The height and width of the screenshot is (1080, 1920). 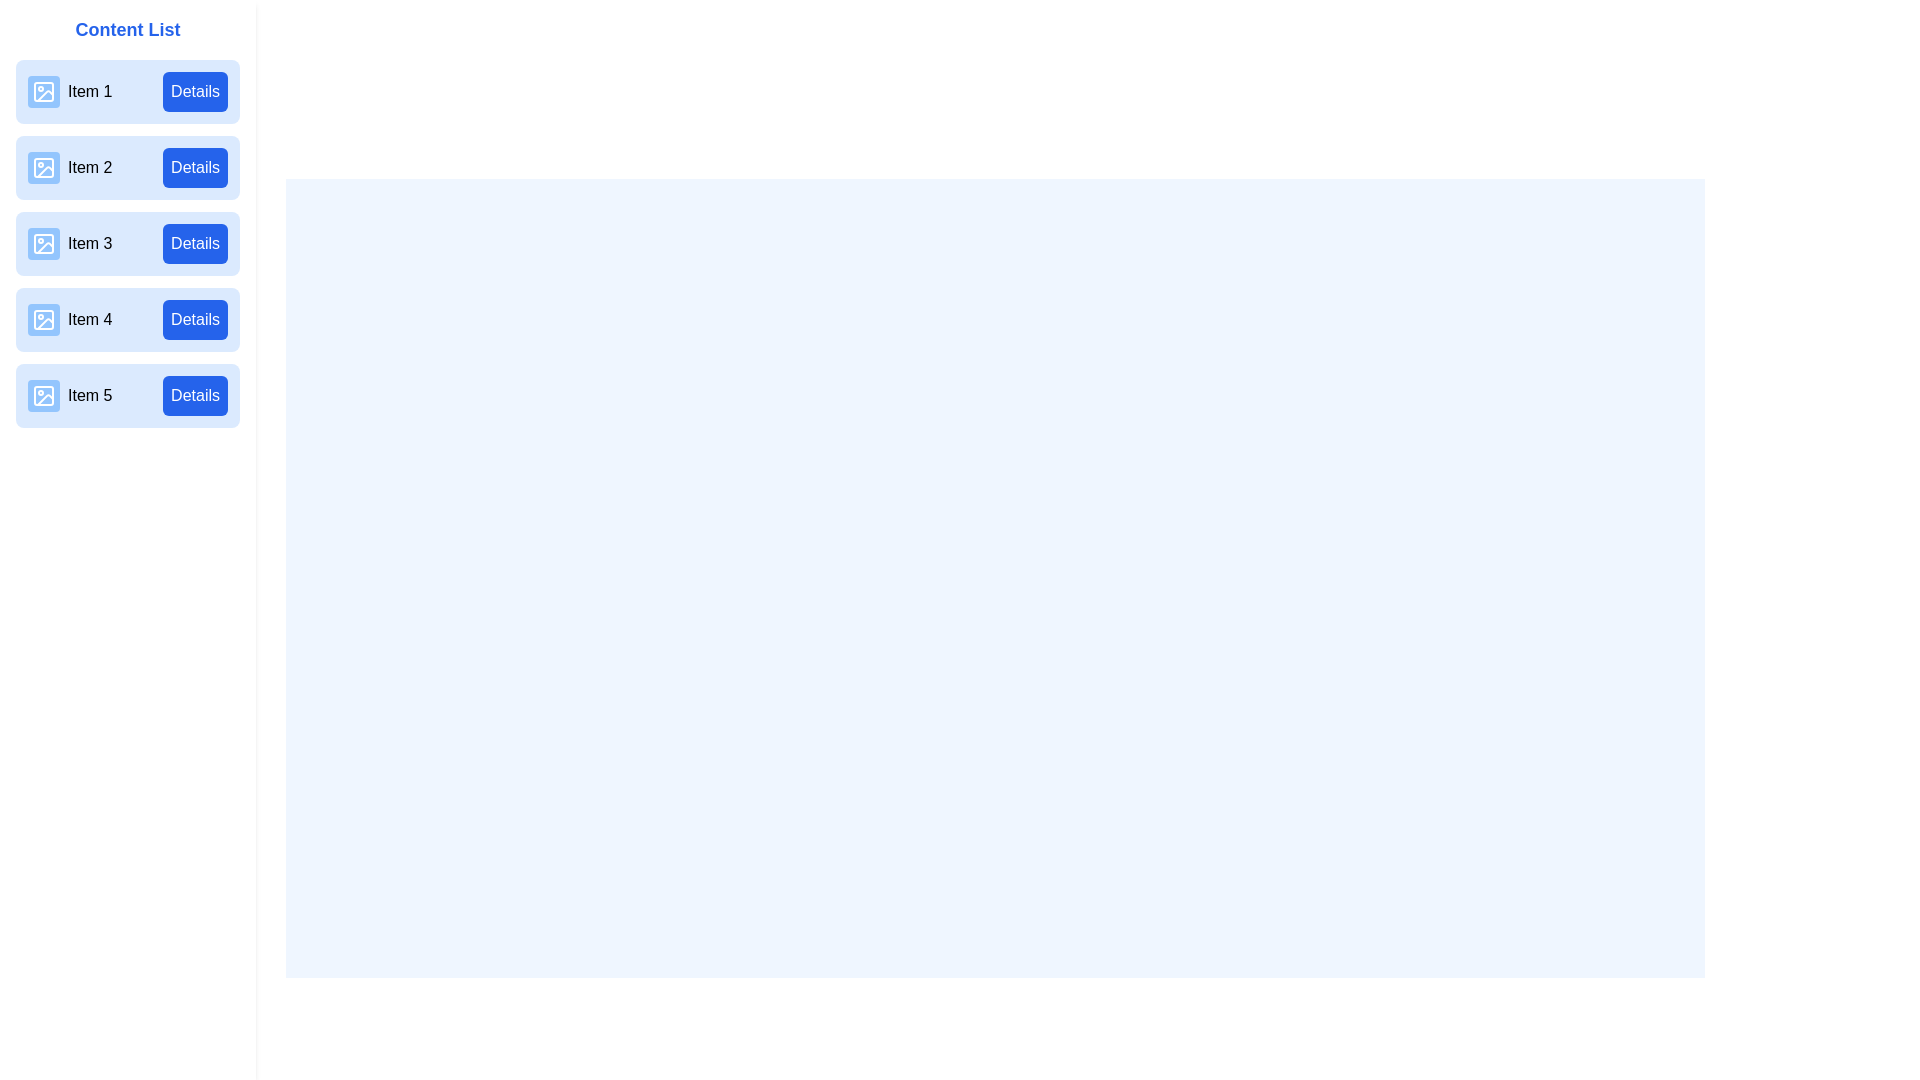 What do you see at coordinates (89, 396) in the screenshot?
I see `the static text label reading 'Item 5', which is styled in a standard sans-serif font and located in the fifth row of a vertically stacked list, positioned between an icon and a blue rectangular button labeled 'Details'` at bounding box center [89, 396].